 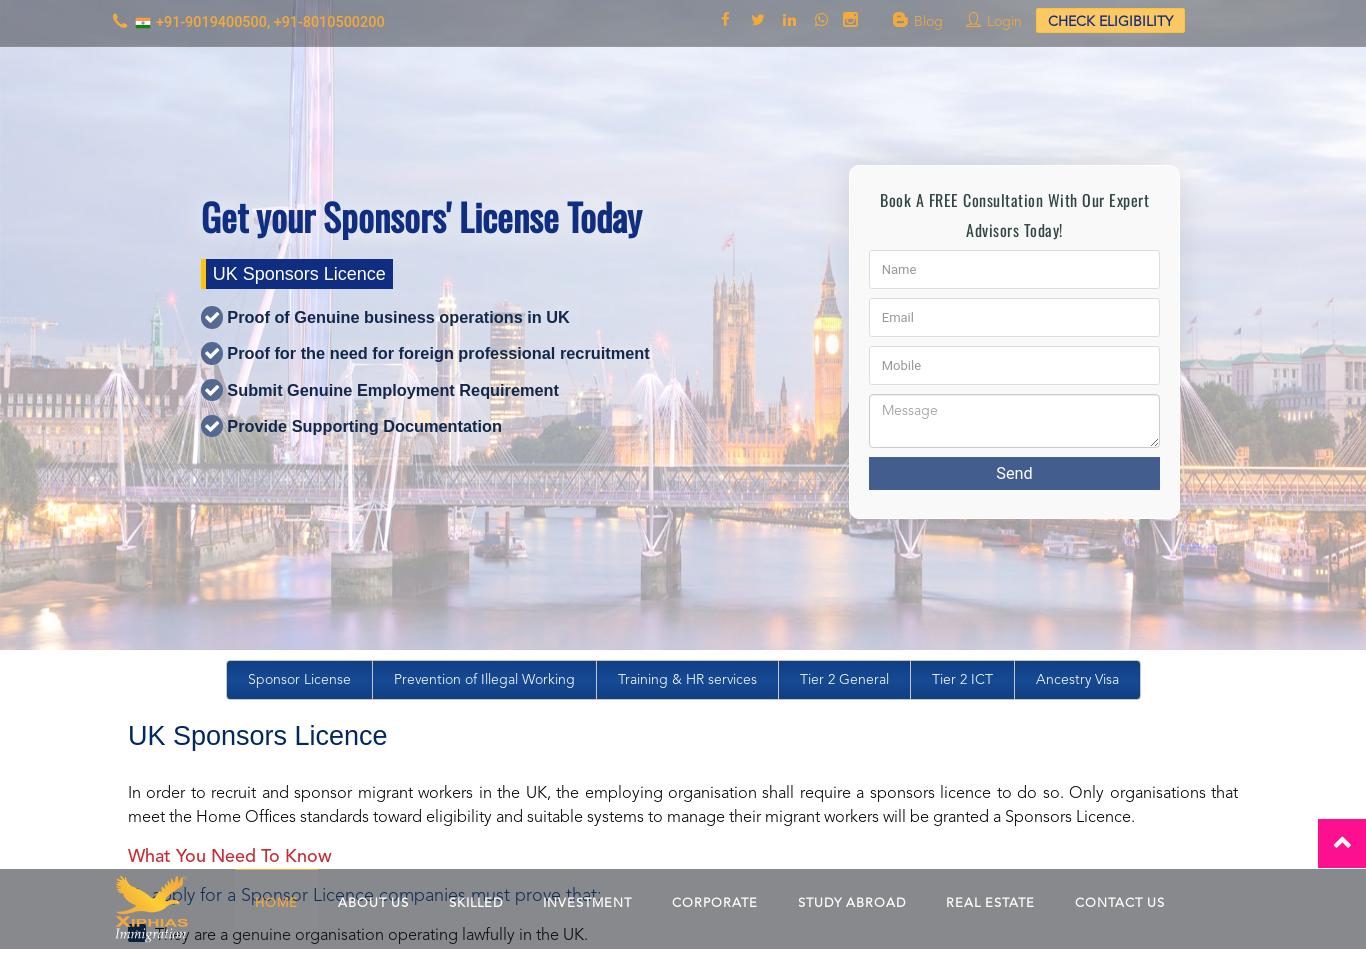 What do you see at coordinates (133, 605) in the screenshot?
I see `'Our Affiliates'` at bounding box center [133, 605].